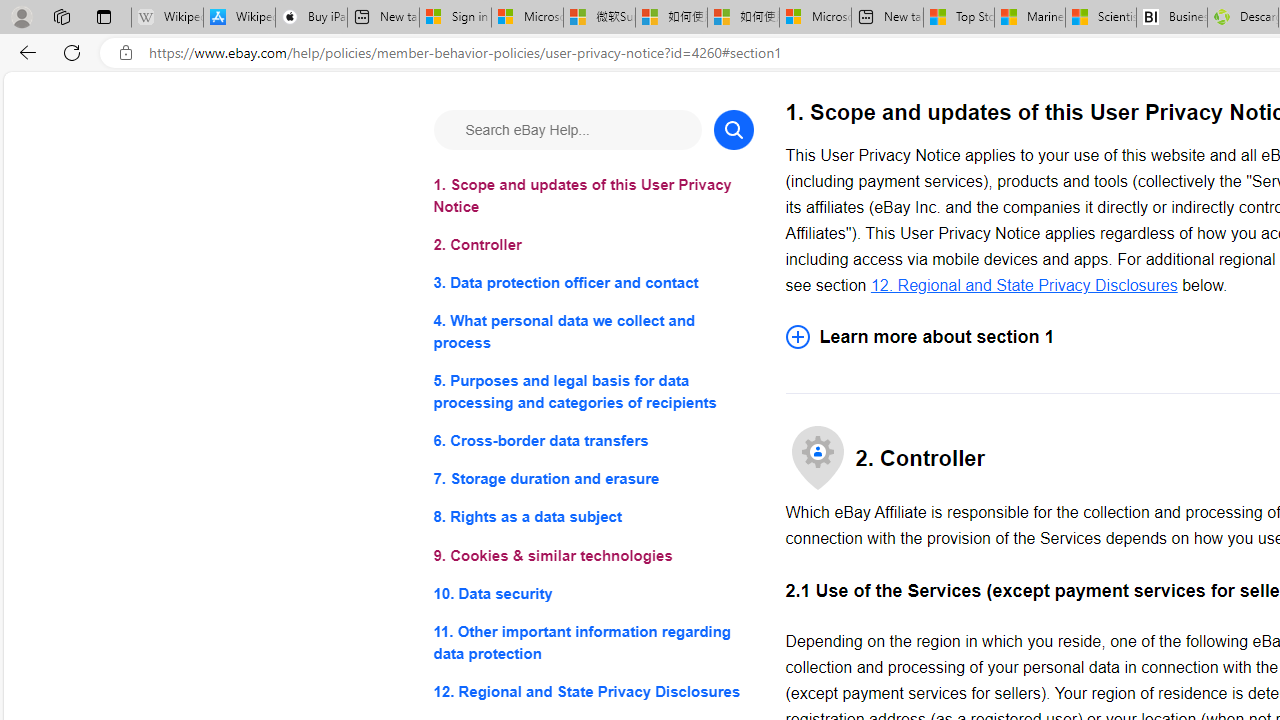  What do you see at coordinates (1024, 284) in the screenshot?
I see `'12. Regional and State Privacy Disclosures'` at bounding box center [1024, 284].